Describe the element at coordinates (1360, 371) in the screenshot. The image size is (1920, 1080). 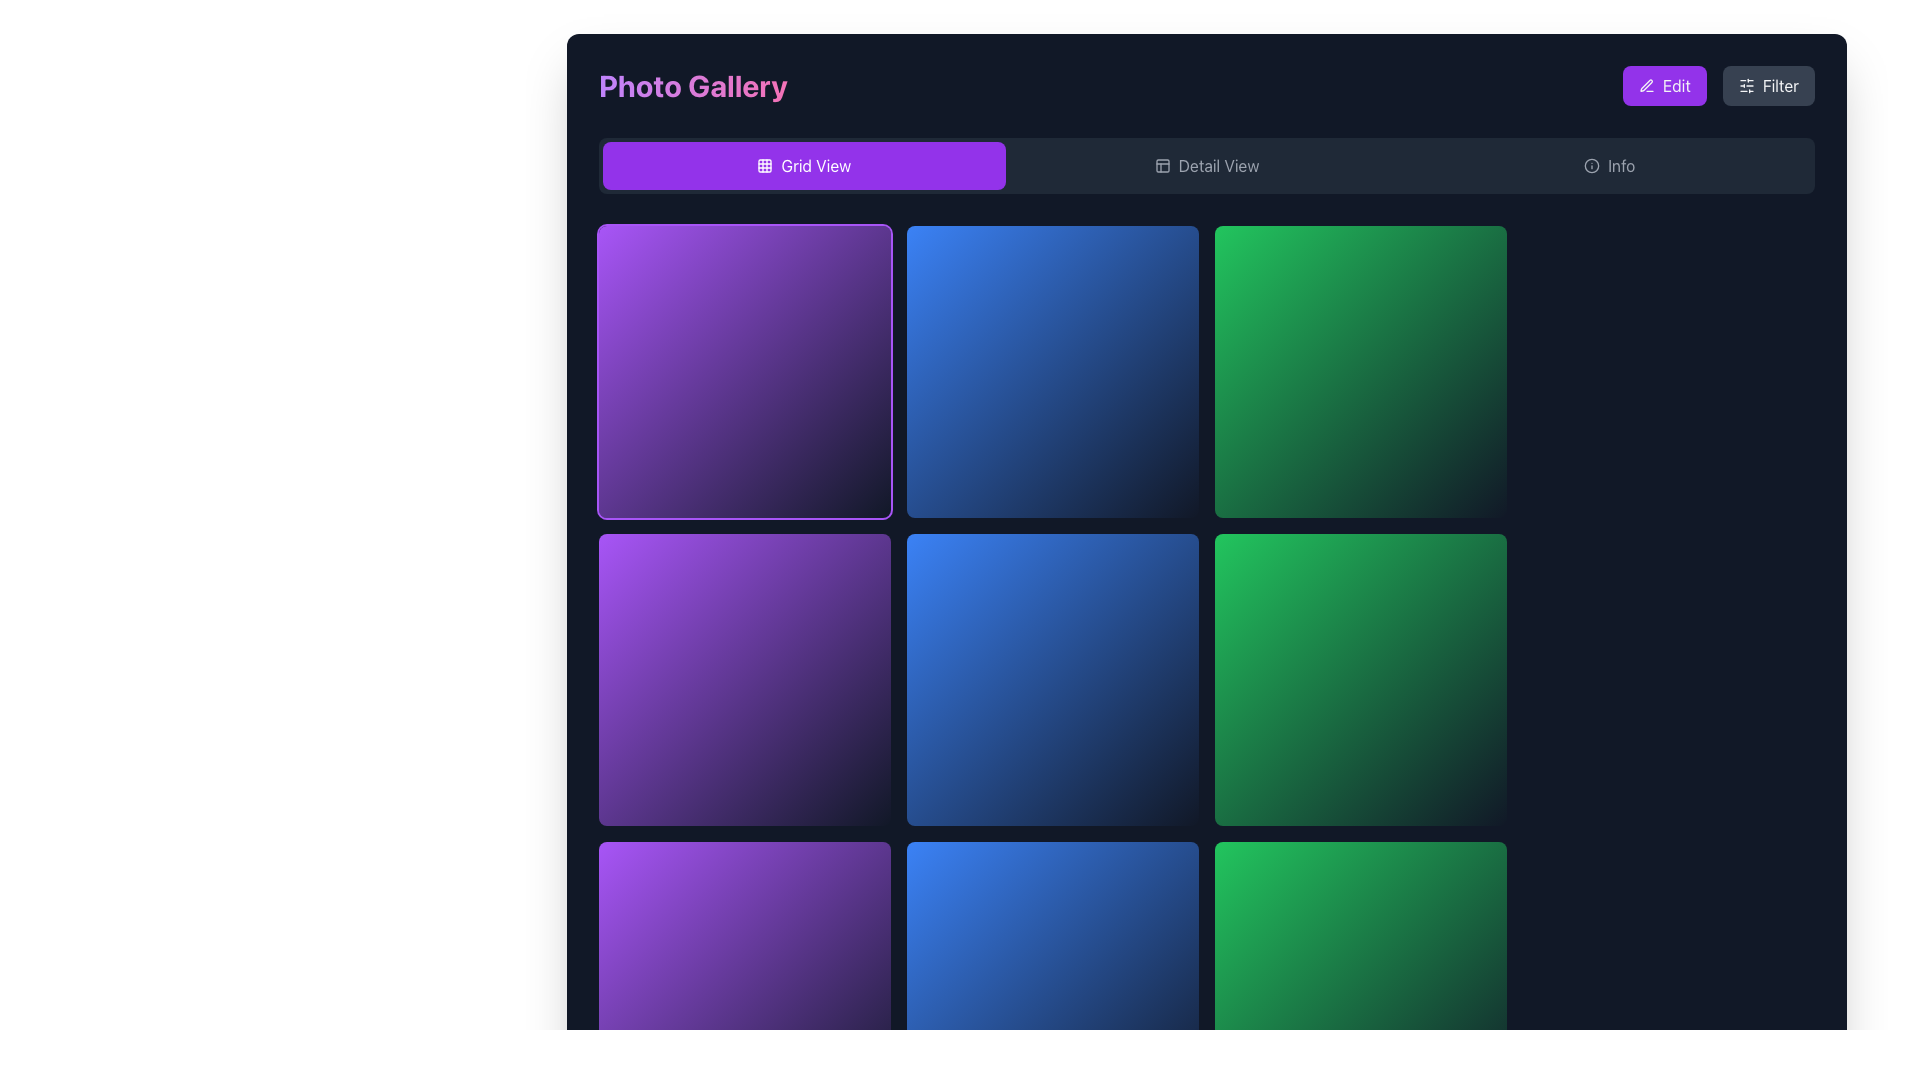
I see `the clickable visual tile with a green to teal gradient background located in the first row, third column of the grid` at that location.